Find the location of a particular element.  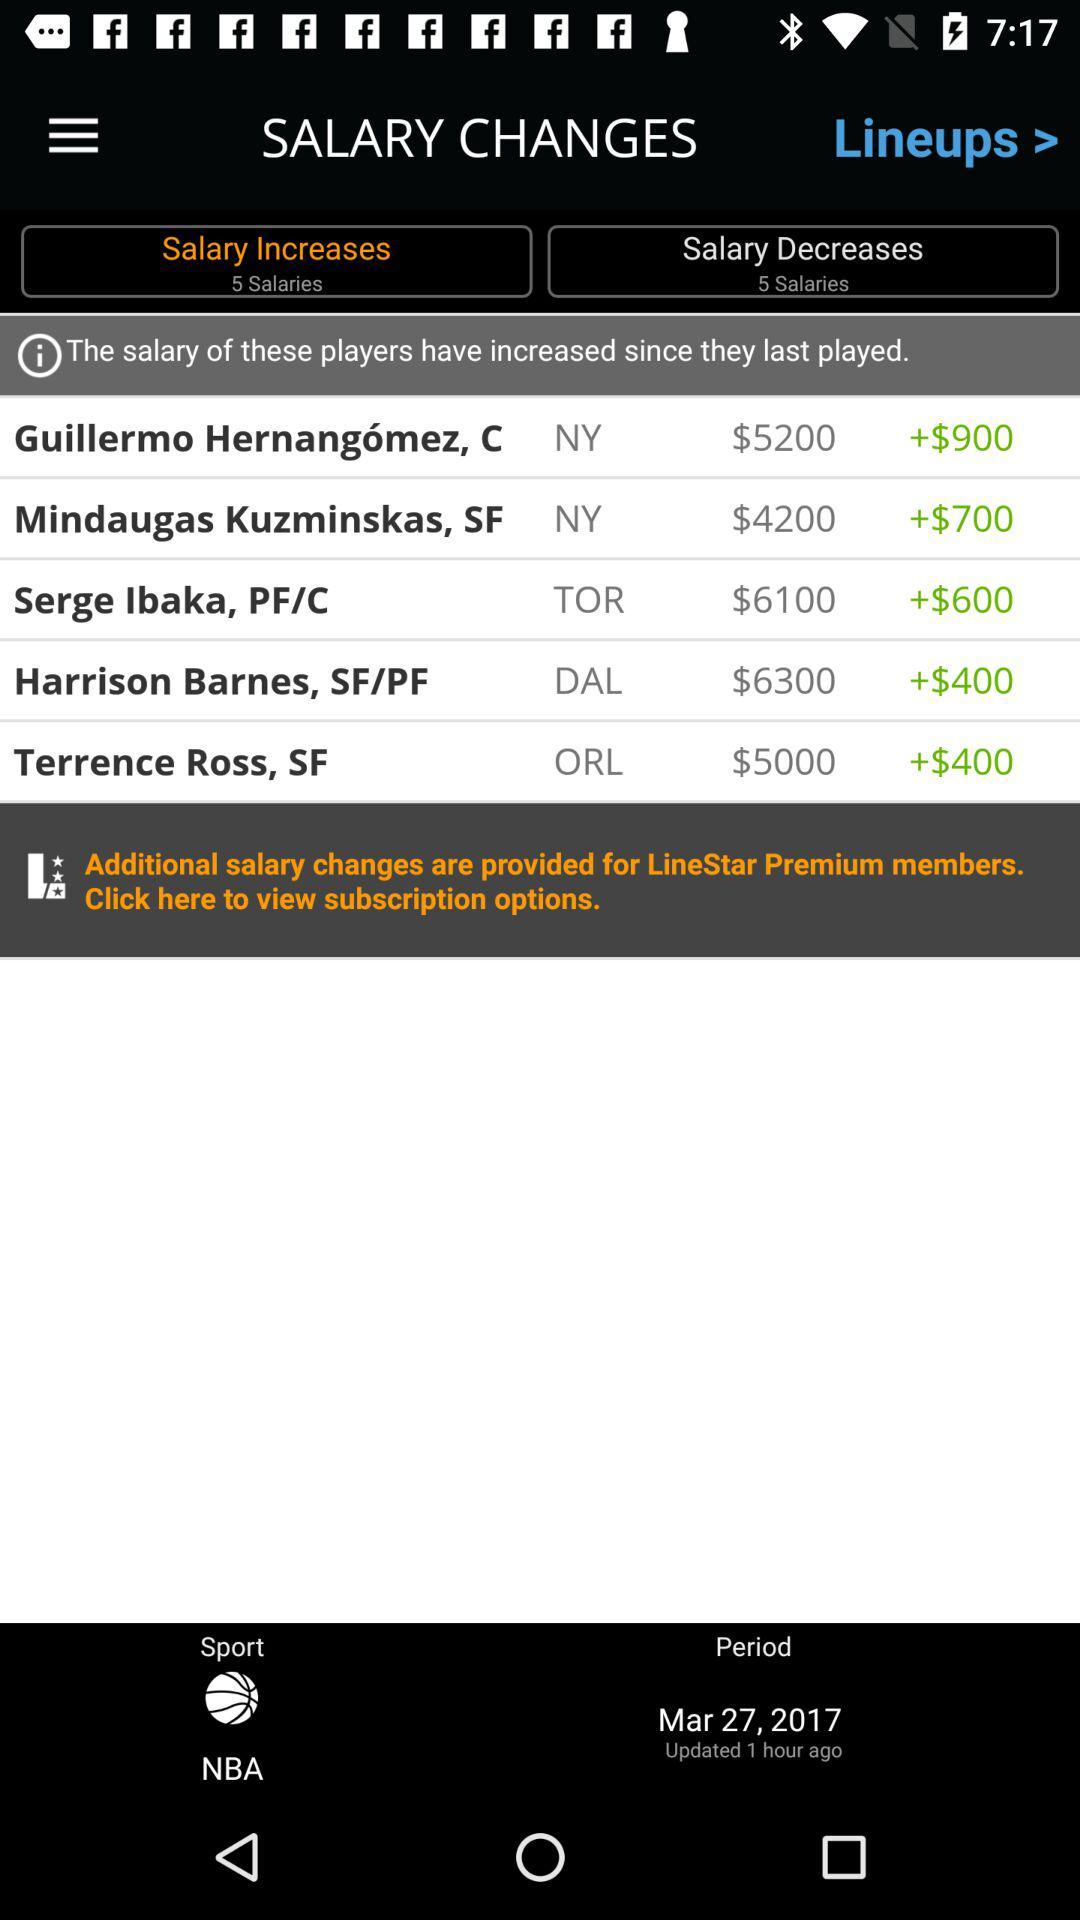

icon next to orl icon is located at coordinates (808, 759).